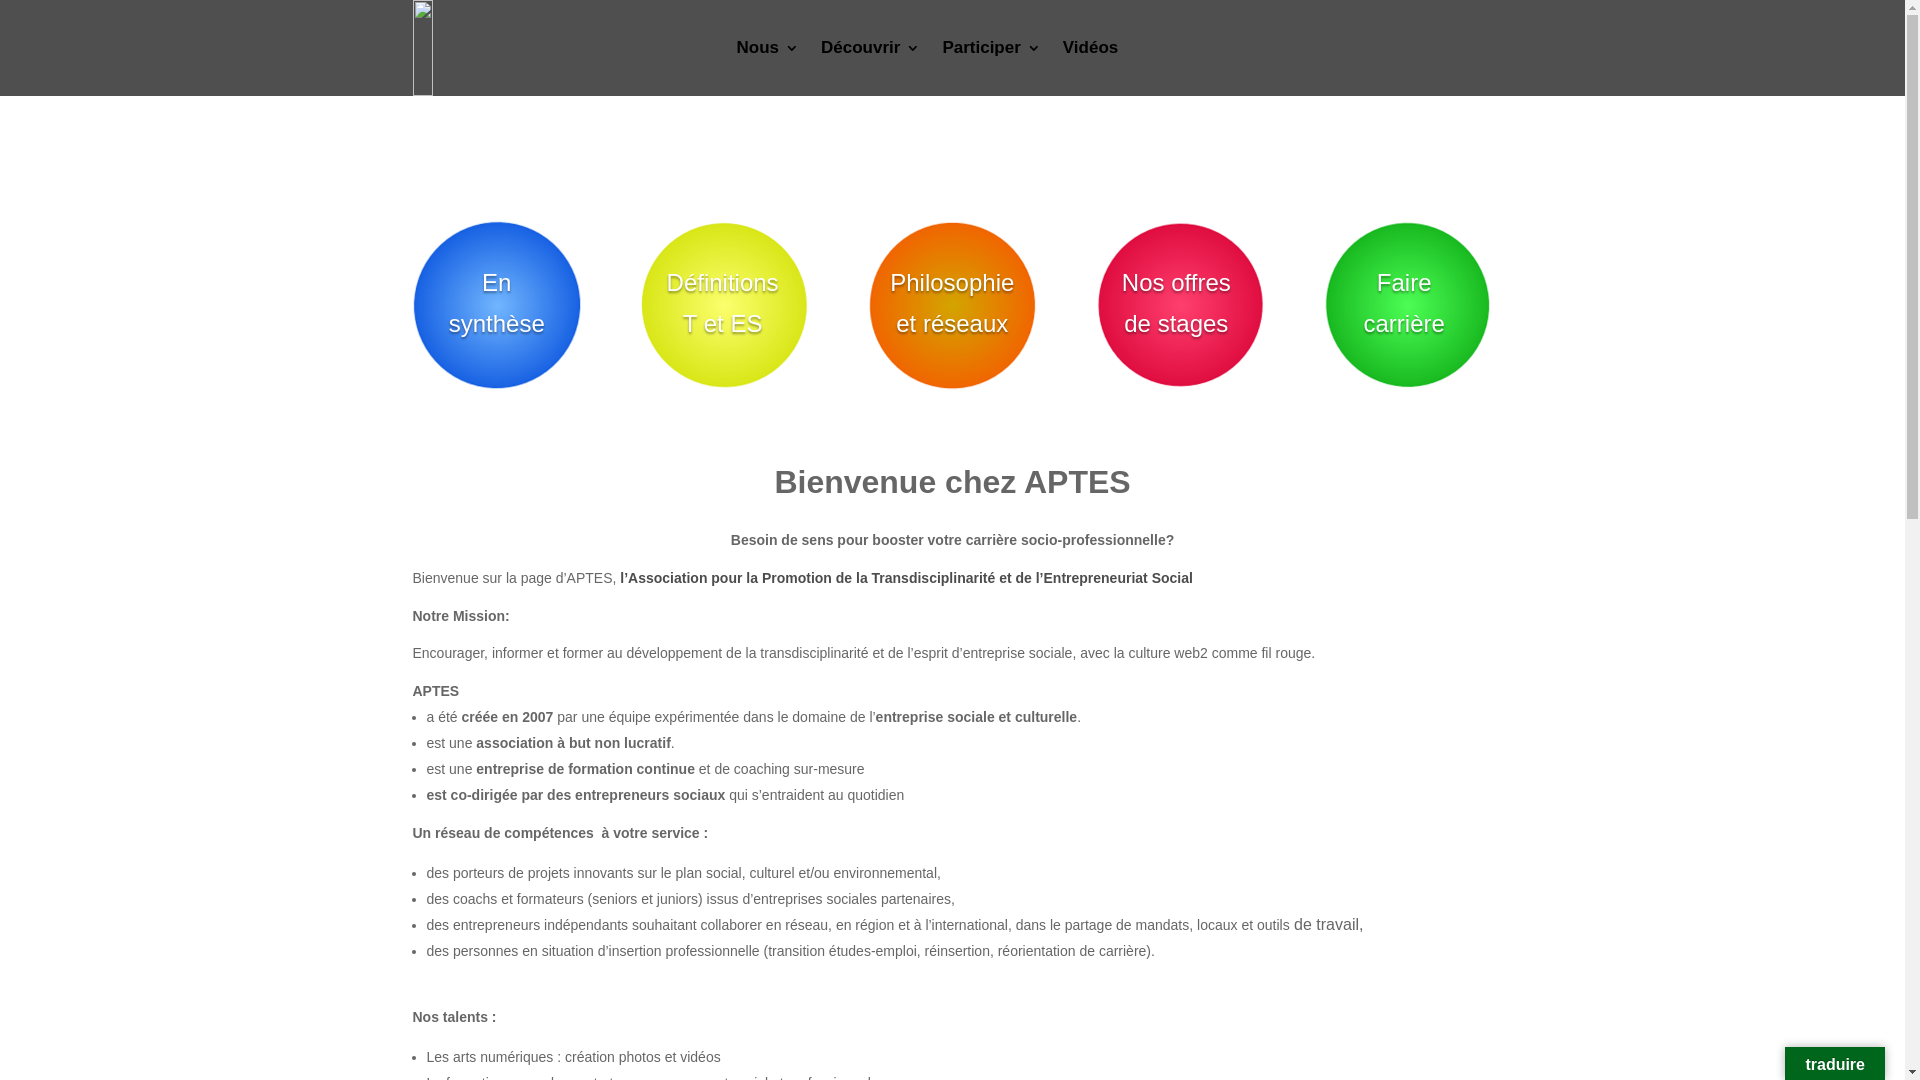 This screenshot has width=1920, height=1080. What do you see at coordinates (767, 46) in the screenshot?
I see `'Nous'` at bounding box center [767, 46].